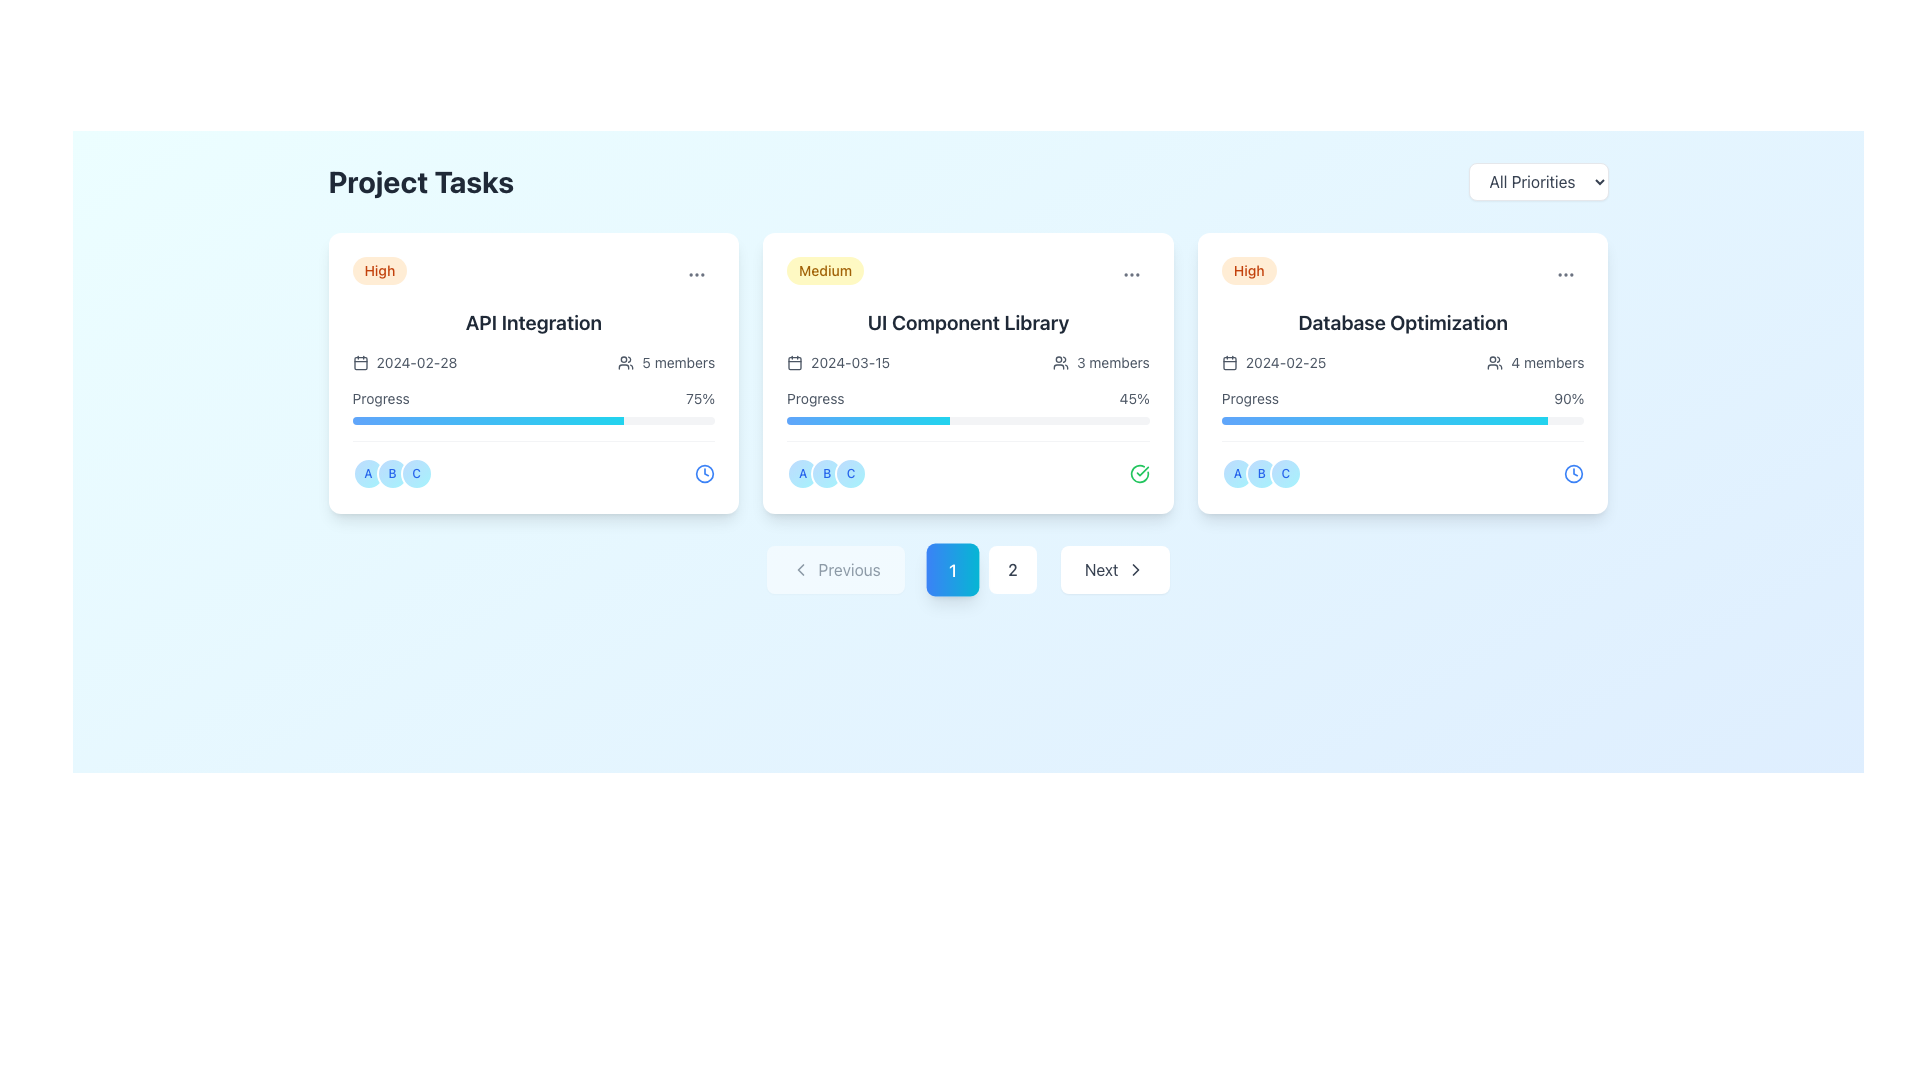 The width and height of the screenshot is (1920, 1080). I want to click on the blue gradient progress bar segment within the 'Database Optimization' card, which is characterized by rounded edges and transitions from blue to cyan, so click(1384, 419).